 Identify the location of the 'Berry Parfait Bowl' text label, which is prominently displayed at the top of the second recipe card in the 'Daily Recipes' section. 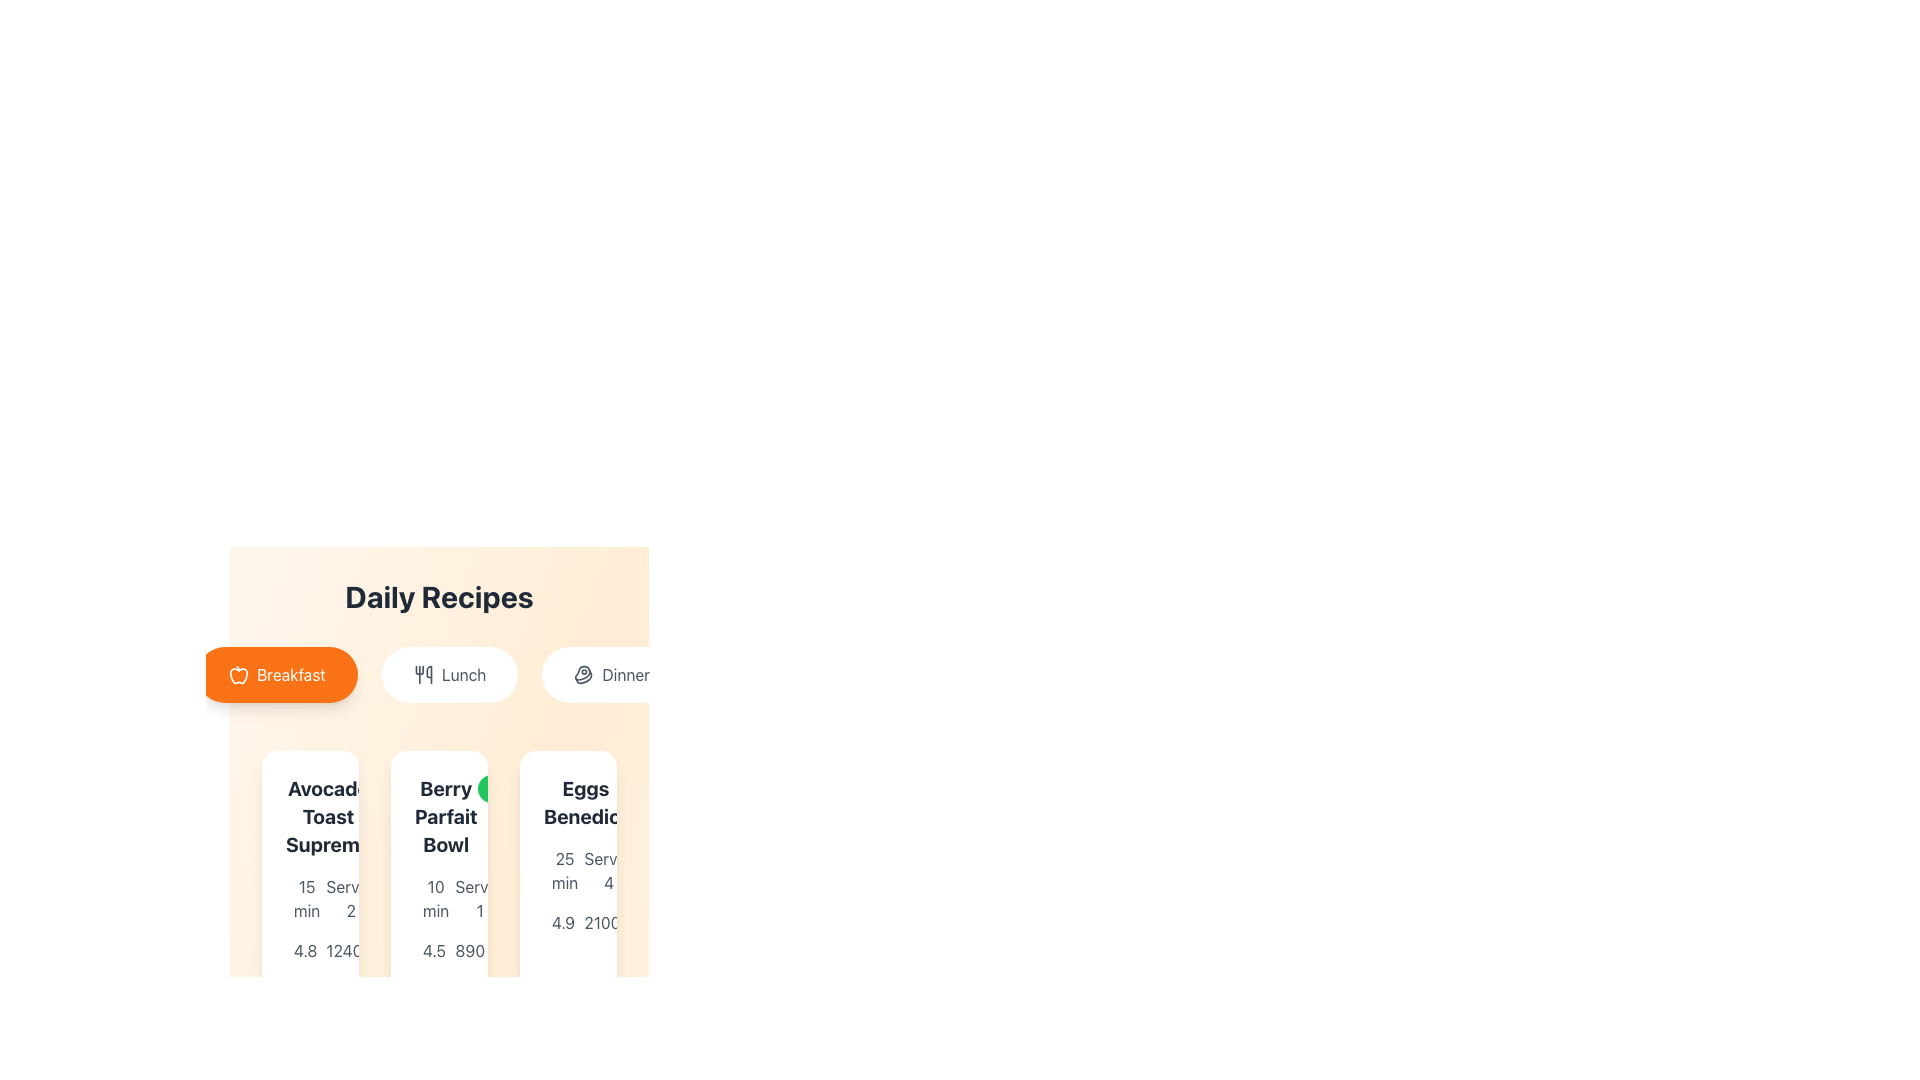
(438, 817).